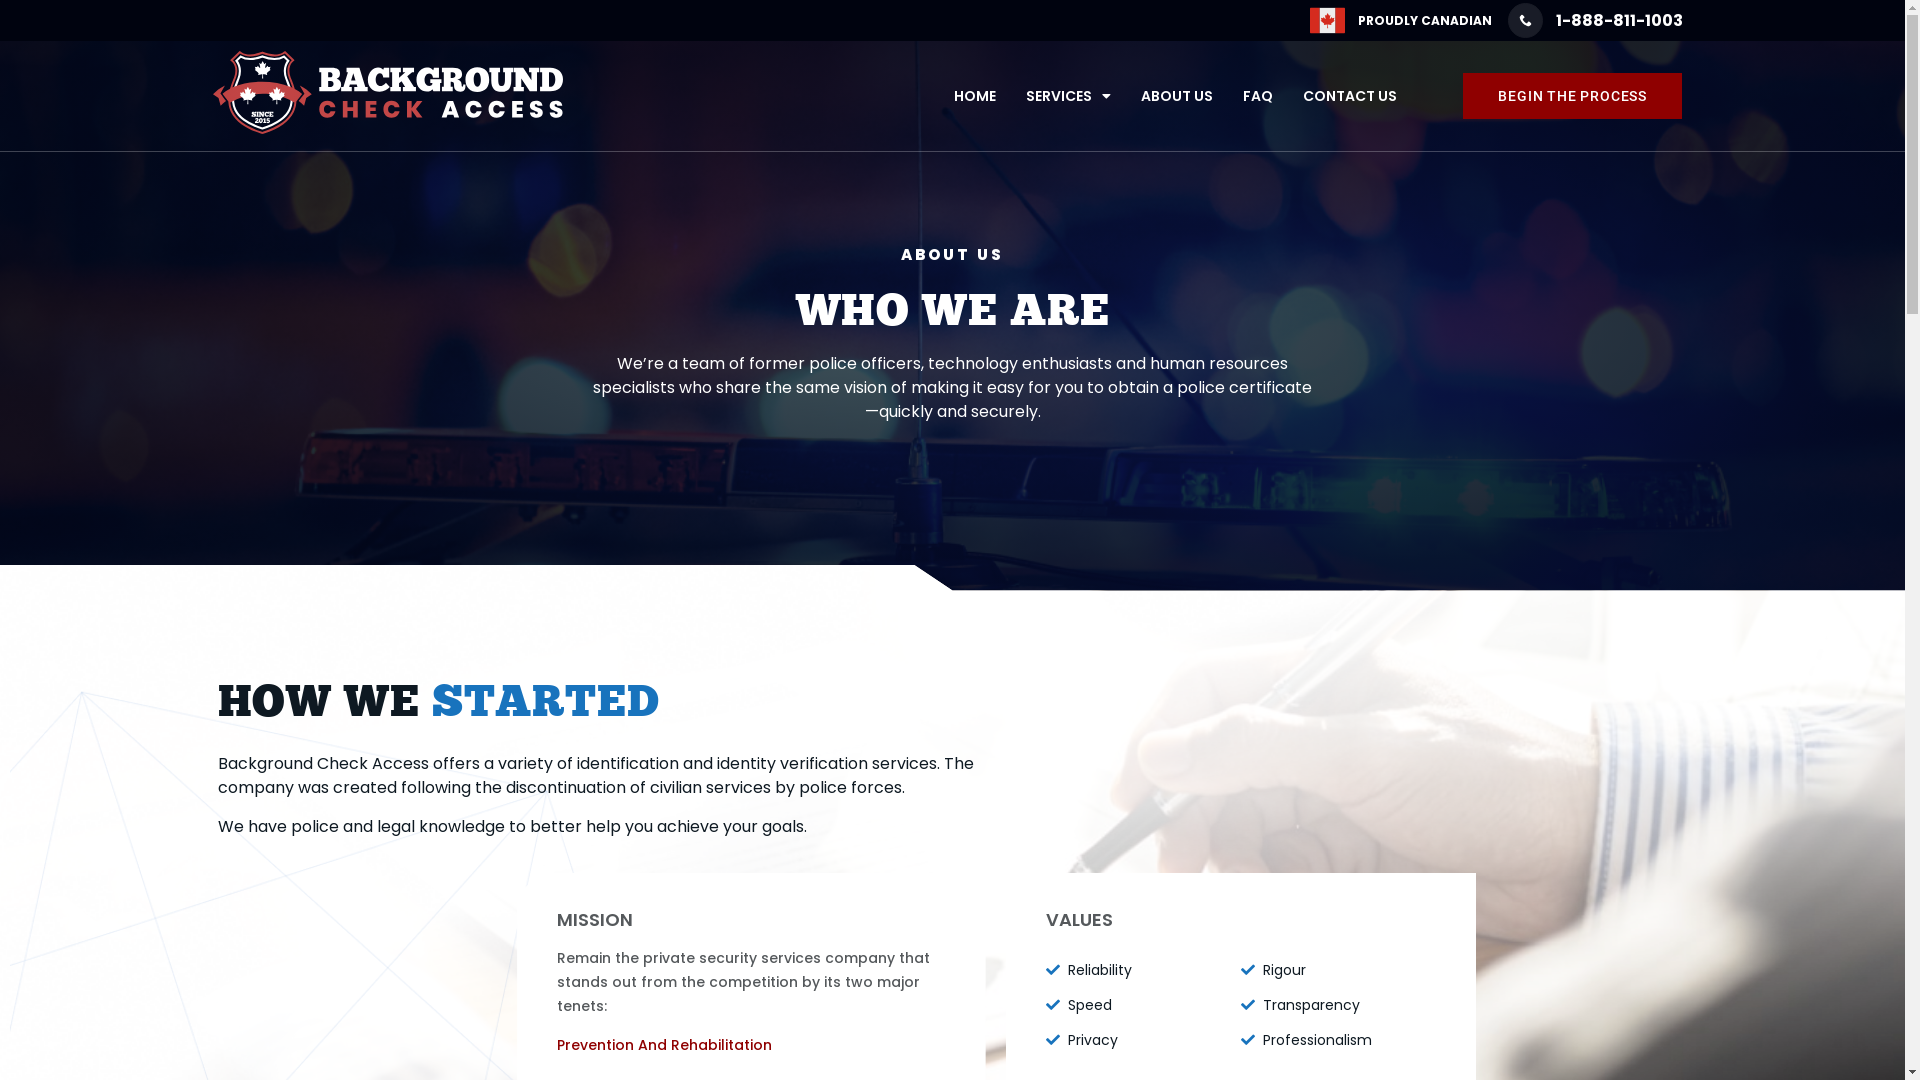  I want to click on 'SERVICES', so click(1067, 96).